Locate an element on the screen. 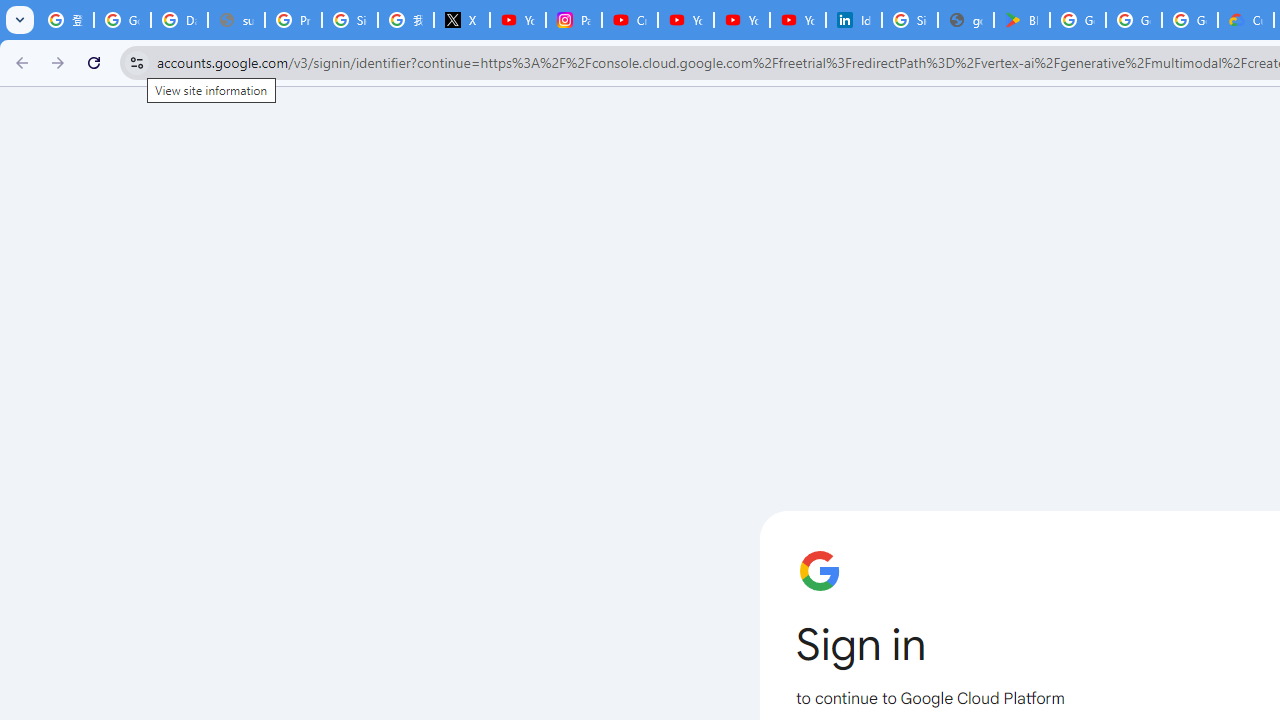  'Bluey: Let' is located at coordinates (1022, 20).